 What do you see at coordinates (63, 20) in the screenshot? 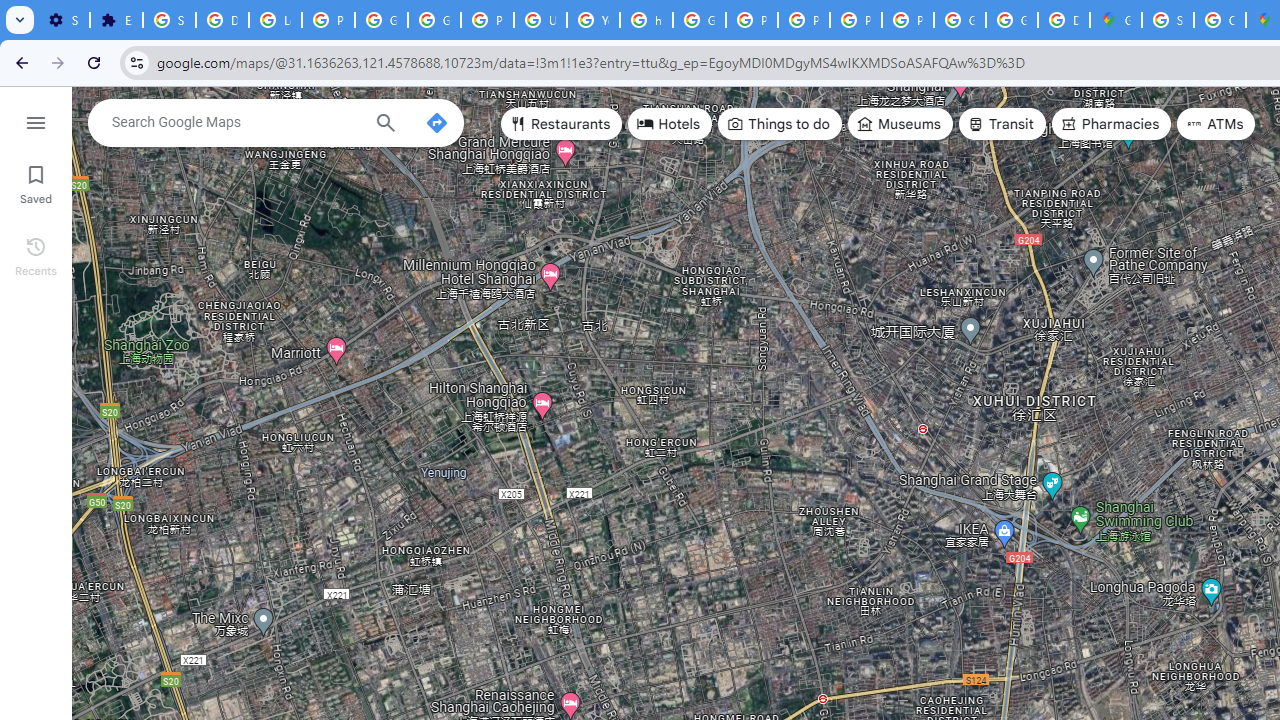
I see `'Settings - On startup'` at bounding box center [63, 20].